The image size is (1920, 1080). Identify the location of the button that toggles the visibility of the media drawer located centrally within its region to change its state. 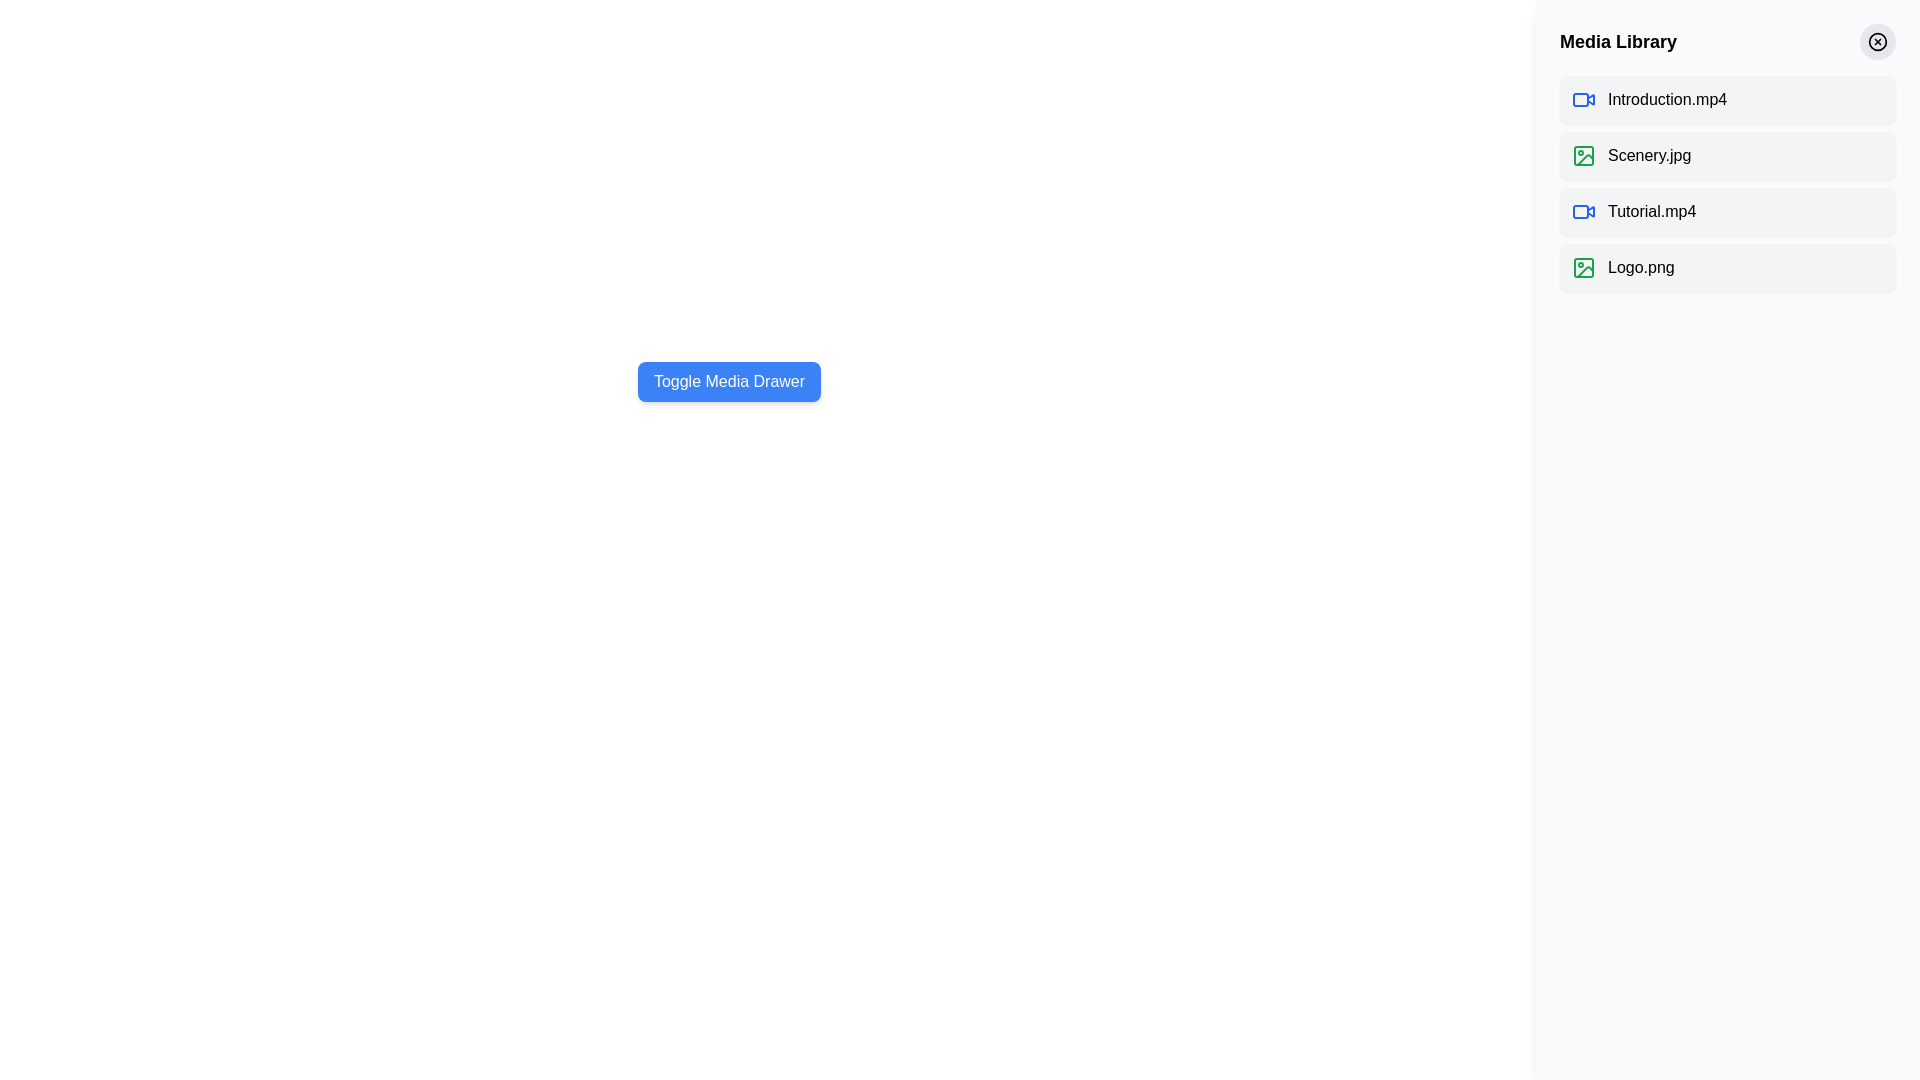
(728, 381).